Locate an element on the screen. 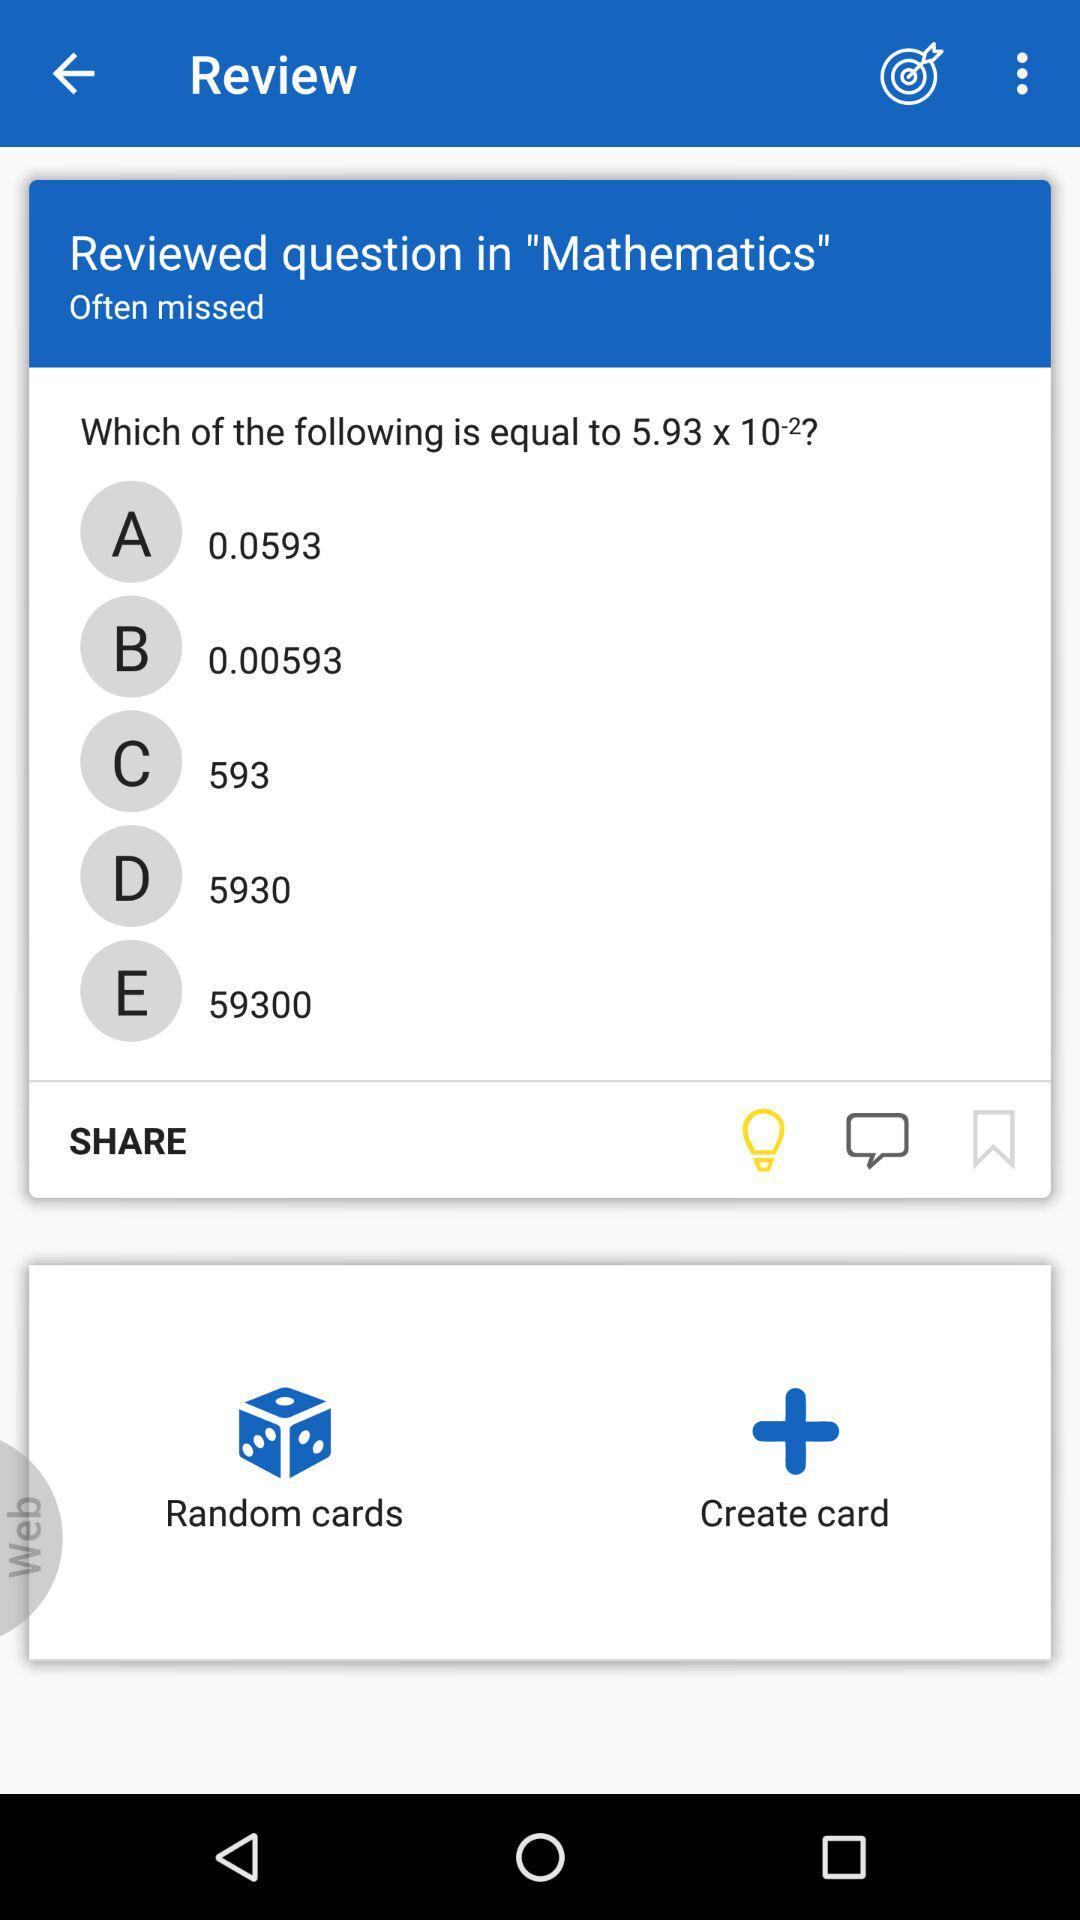 The width and height of the screenshot is (1080, 1920). bookmark question is located at coordinates (992, 1140).